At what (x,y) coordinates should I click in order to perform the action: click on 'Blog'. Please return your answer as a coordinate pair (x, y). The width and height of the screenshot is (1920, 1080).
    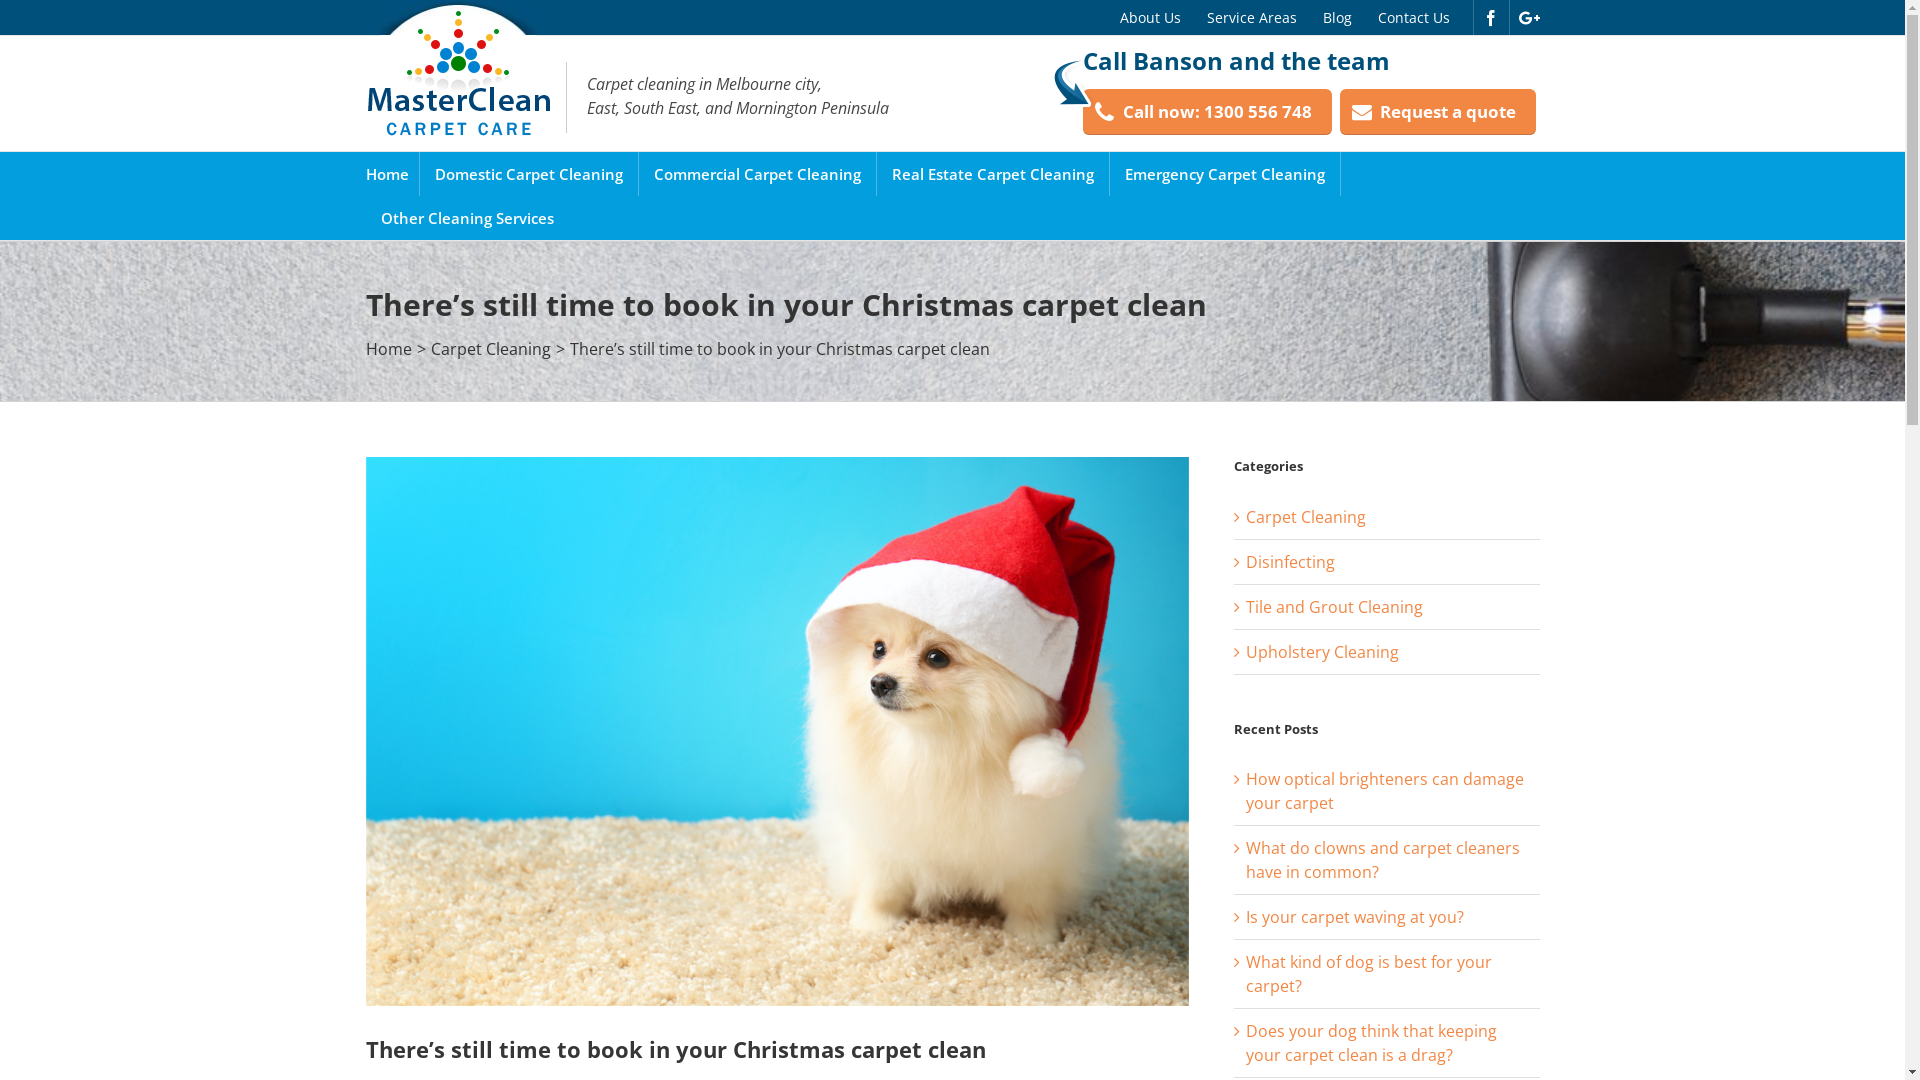
    Looking at the image, I should click on (1337, 17).